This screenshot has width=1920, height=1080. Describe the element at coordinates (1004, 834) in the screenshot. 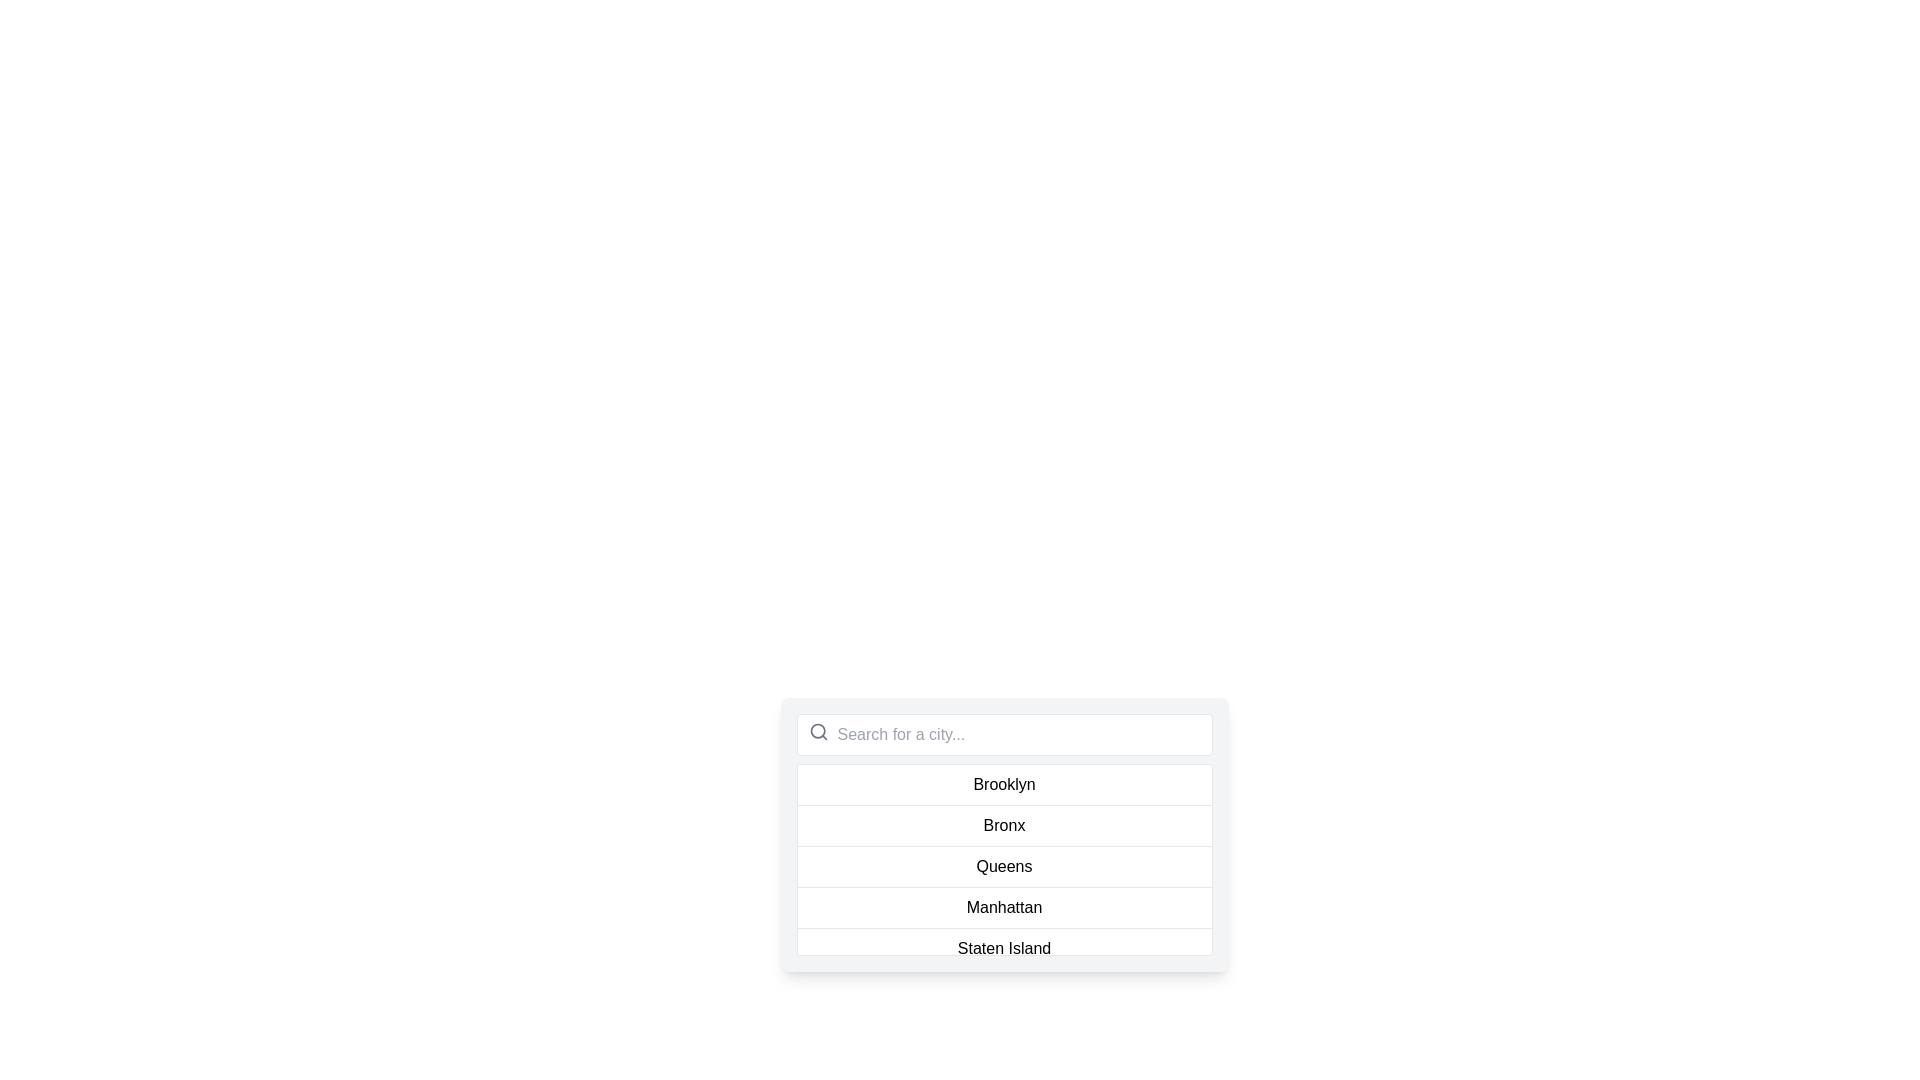

I see `the selectable list item reading 'Bronx', which is the second item in the vertical list beneath the search bar` at that location.